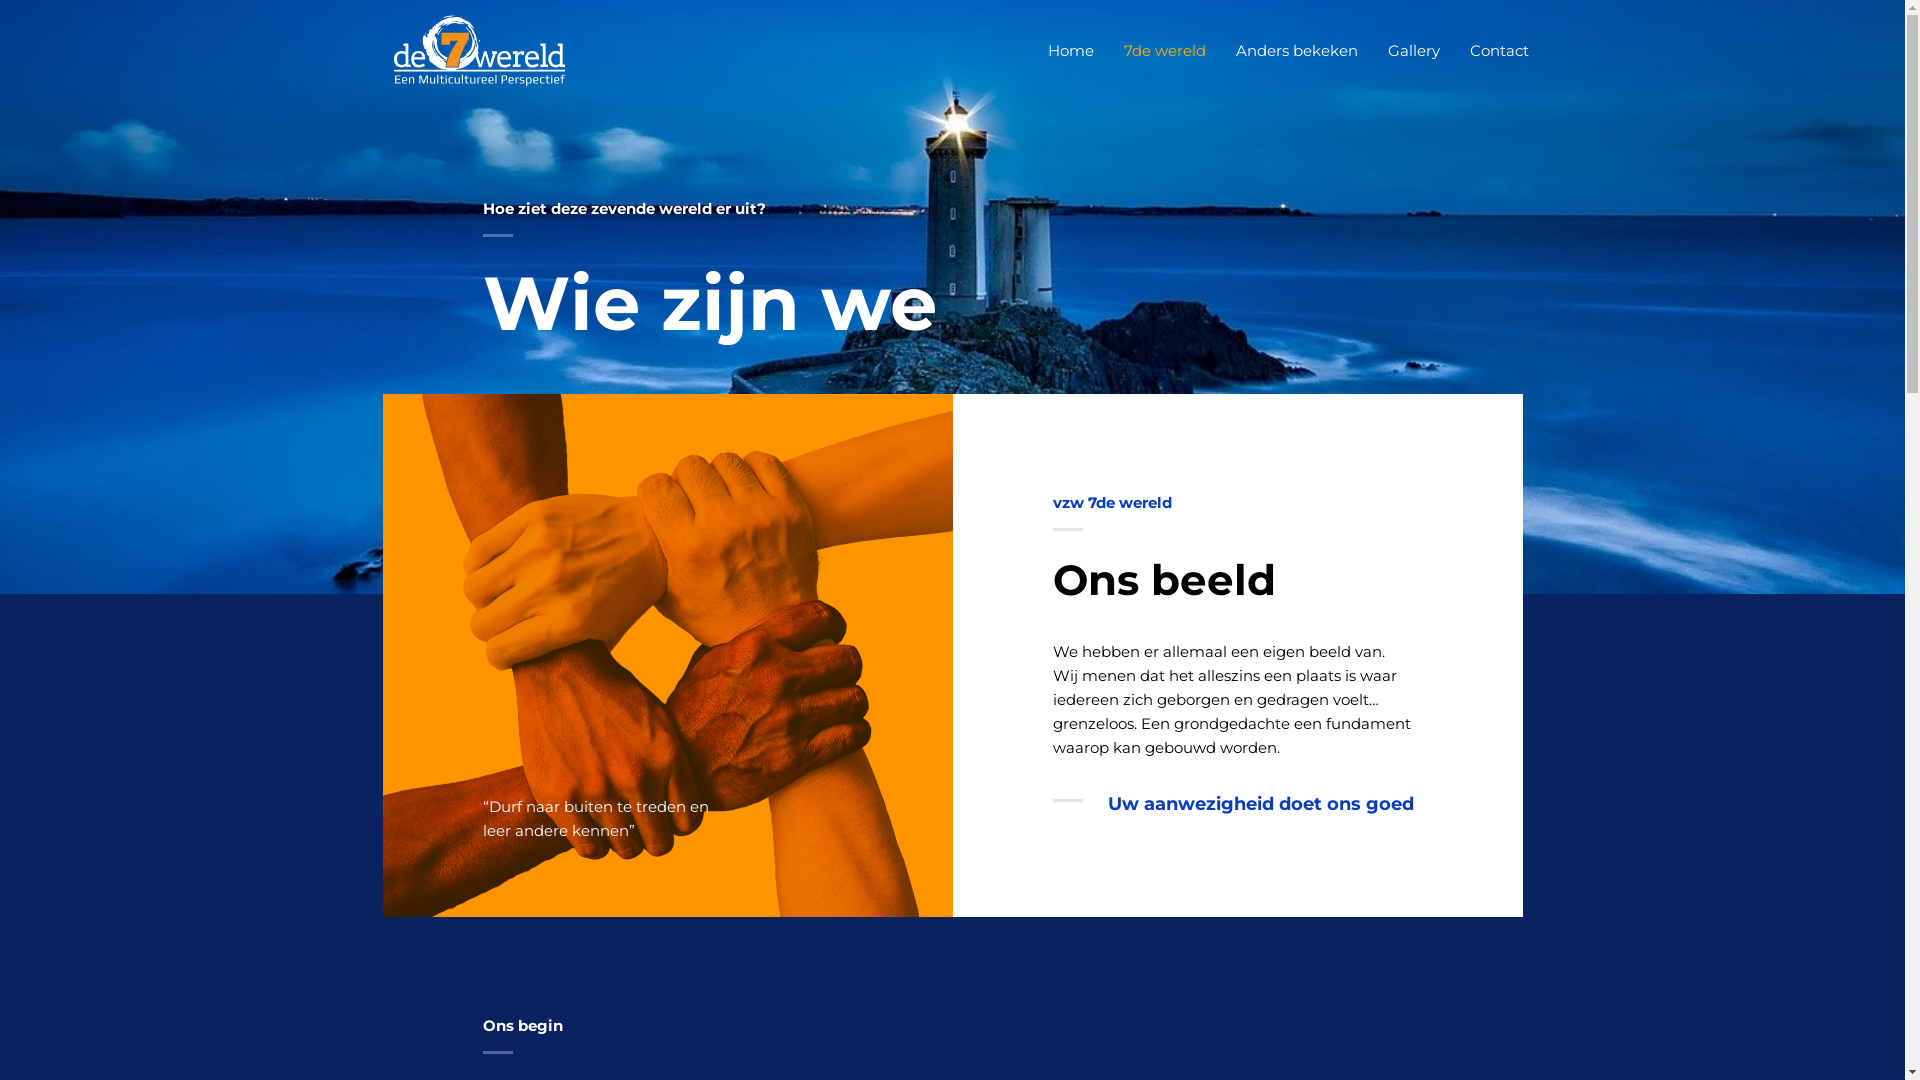 This screenshot has width=1920, height=1080. I want to click on '7de wereld', so click(1107, 49).